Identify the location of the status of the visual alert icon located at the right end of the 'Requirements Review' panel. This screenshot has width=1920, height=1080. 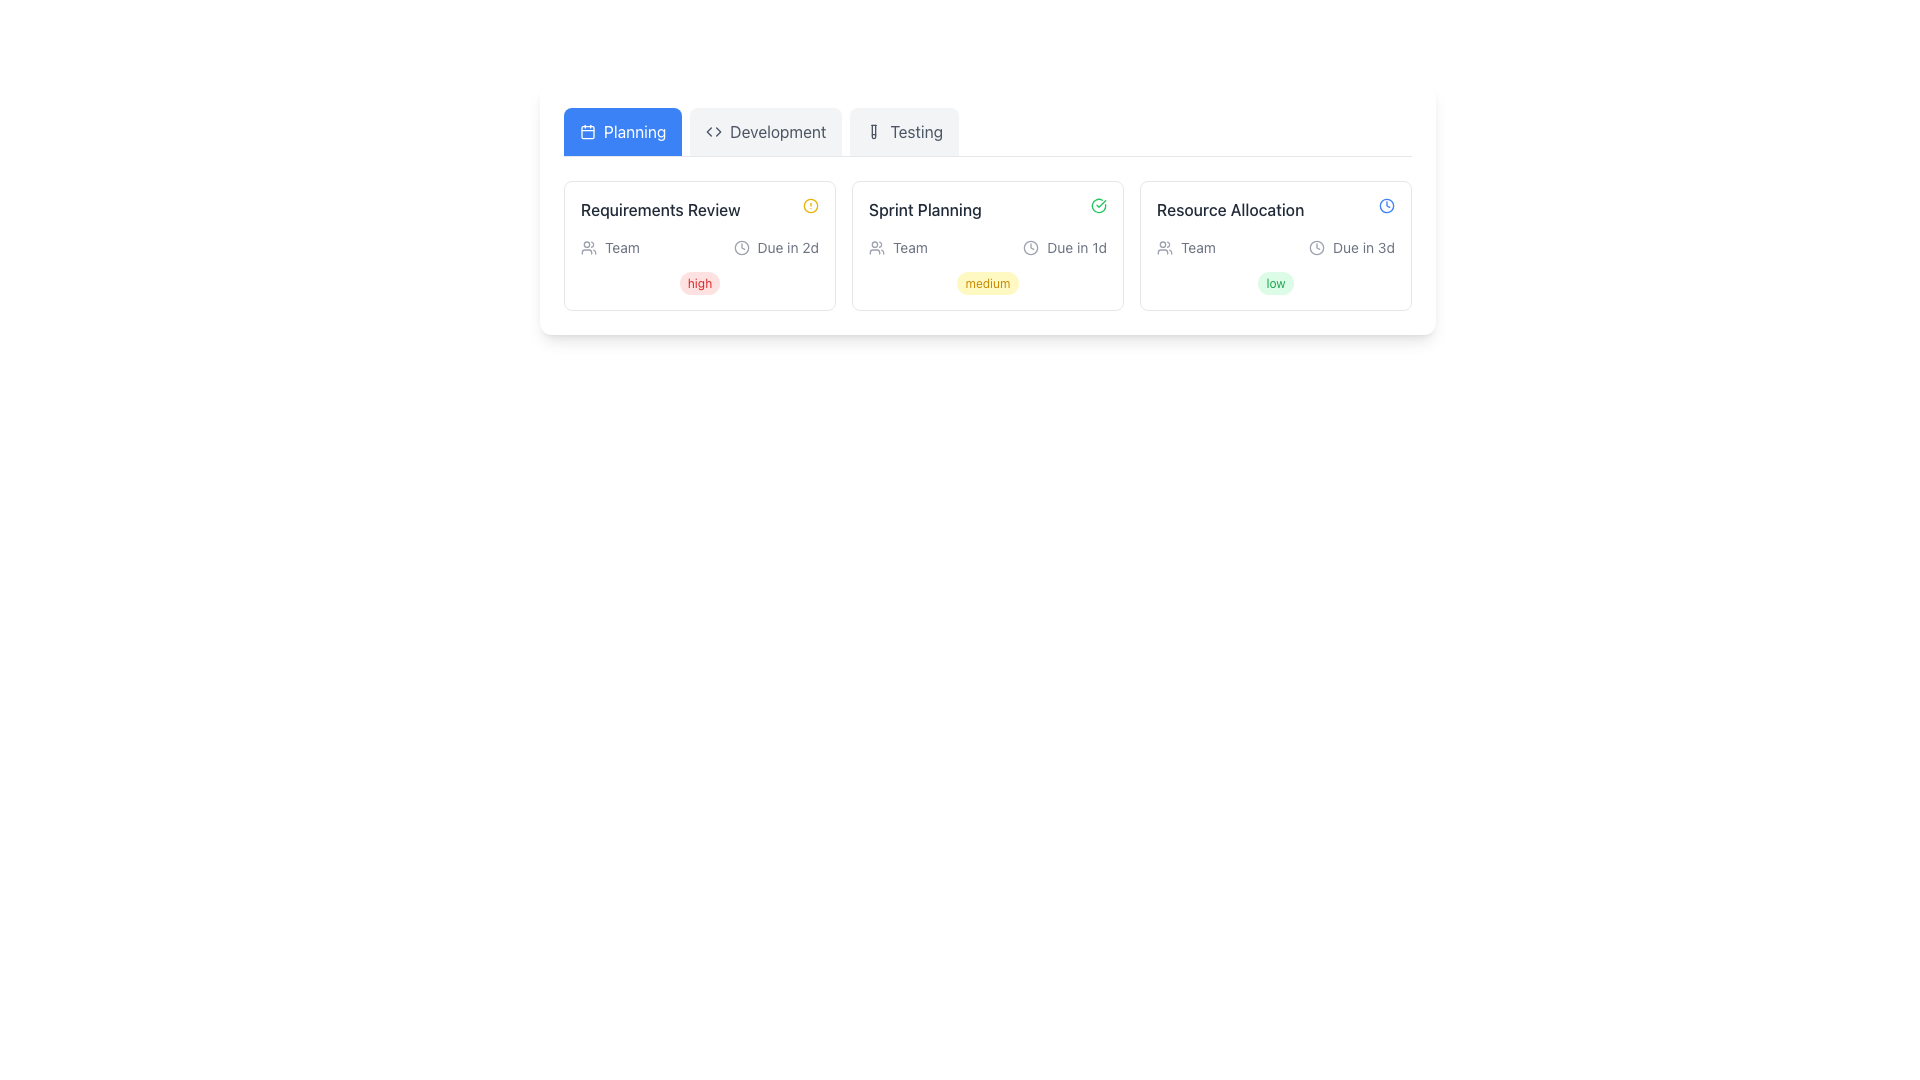
(811, 205).